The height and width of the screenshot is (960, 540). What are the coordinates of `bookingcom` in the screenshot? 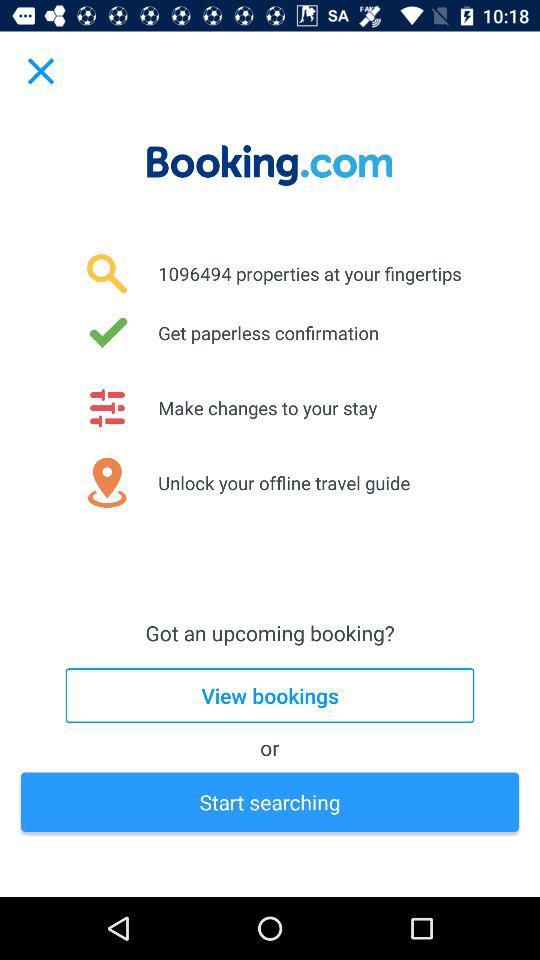 It's located at (270, 164).